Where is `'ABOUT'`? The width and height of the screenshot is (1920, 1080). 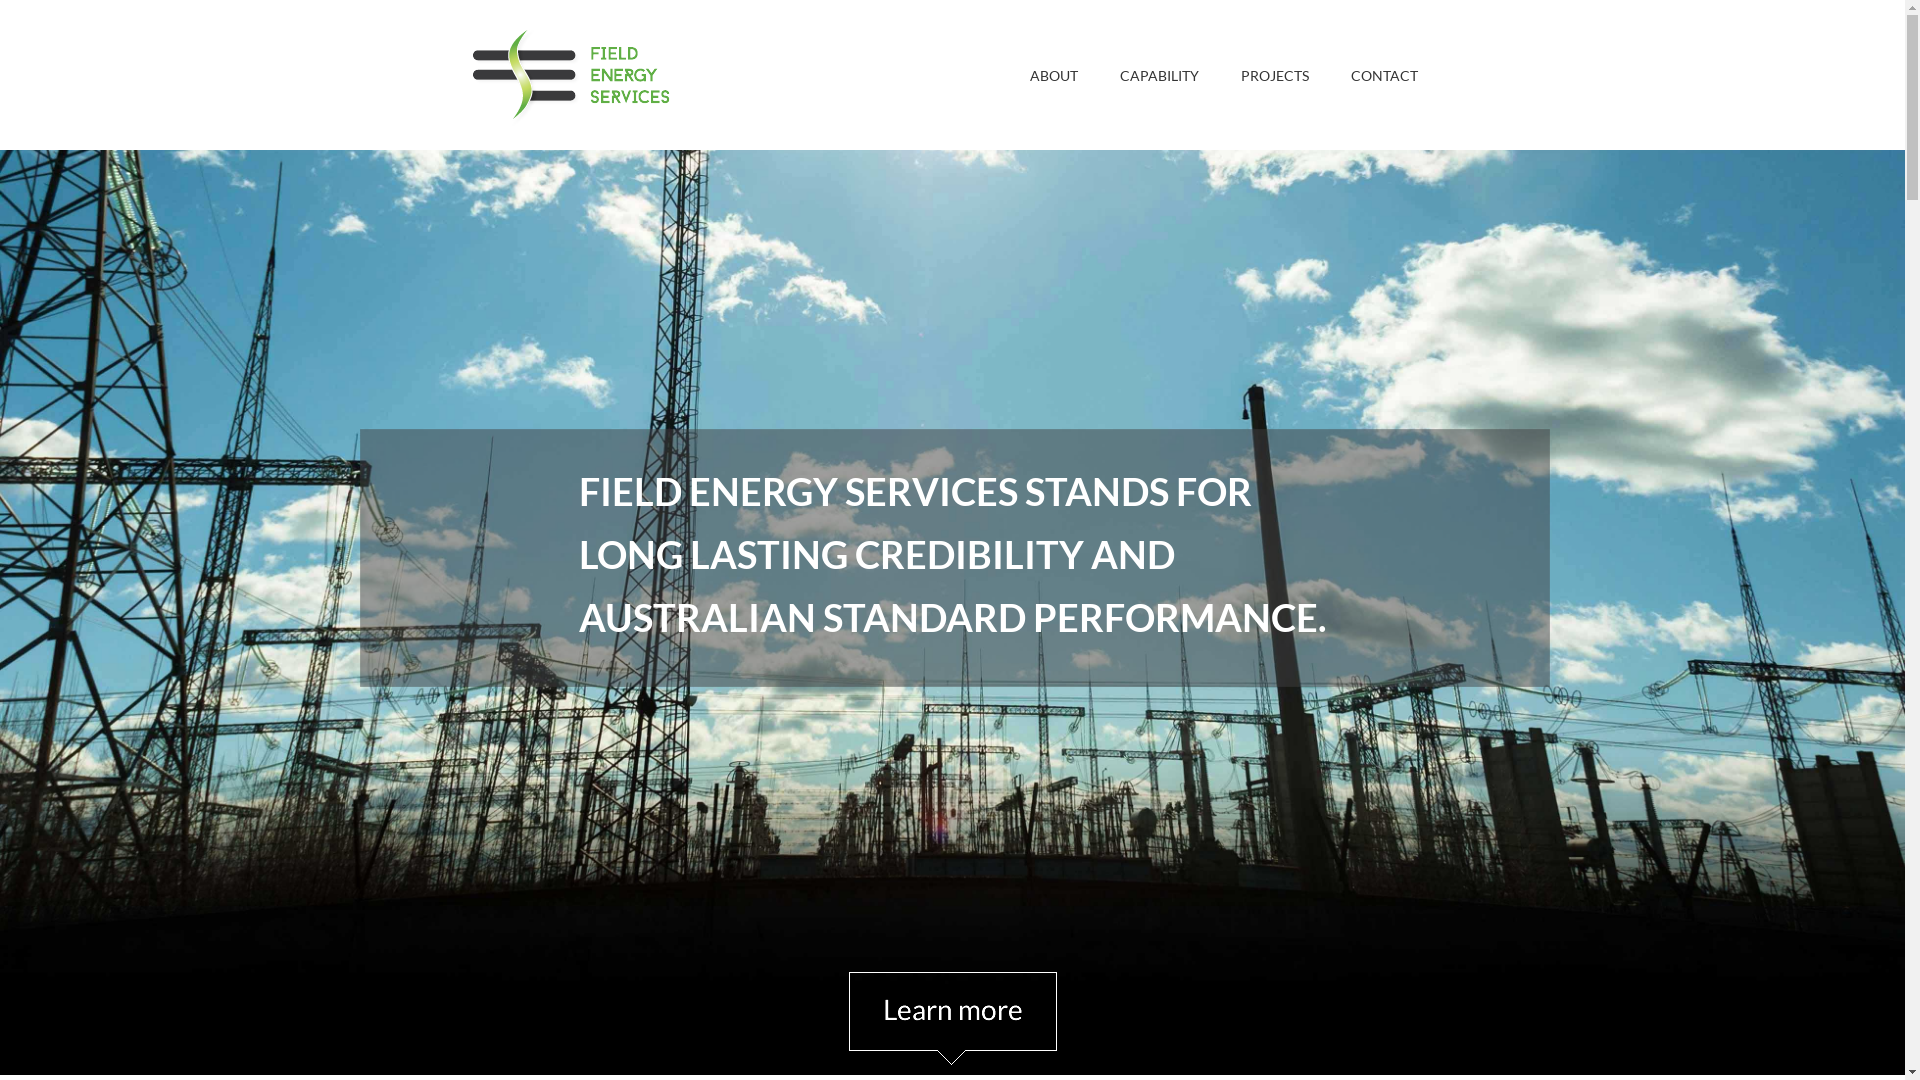
'ABOUT' is located at coordinates (1053, 73).